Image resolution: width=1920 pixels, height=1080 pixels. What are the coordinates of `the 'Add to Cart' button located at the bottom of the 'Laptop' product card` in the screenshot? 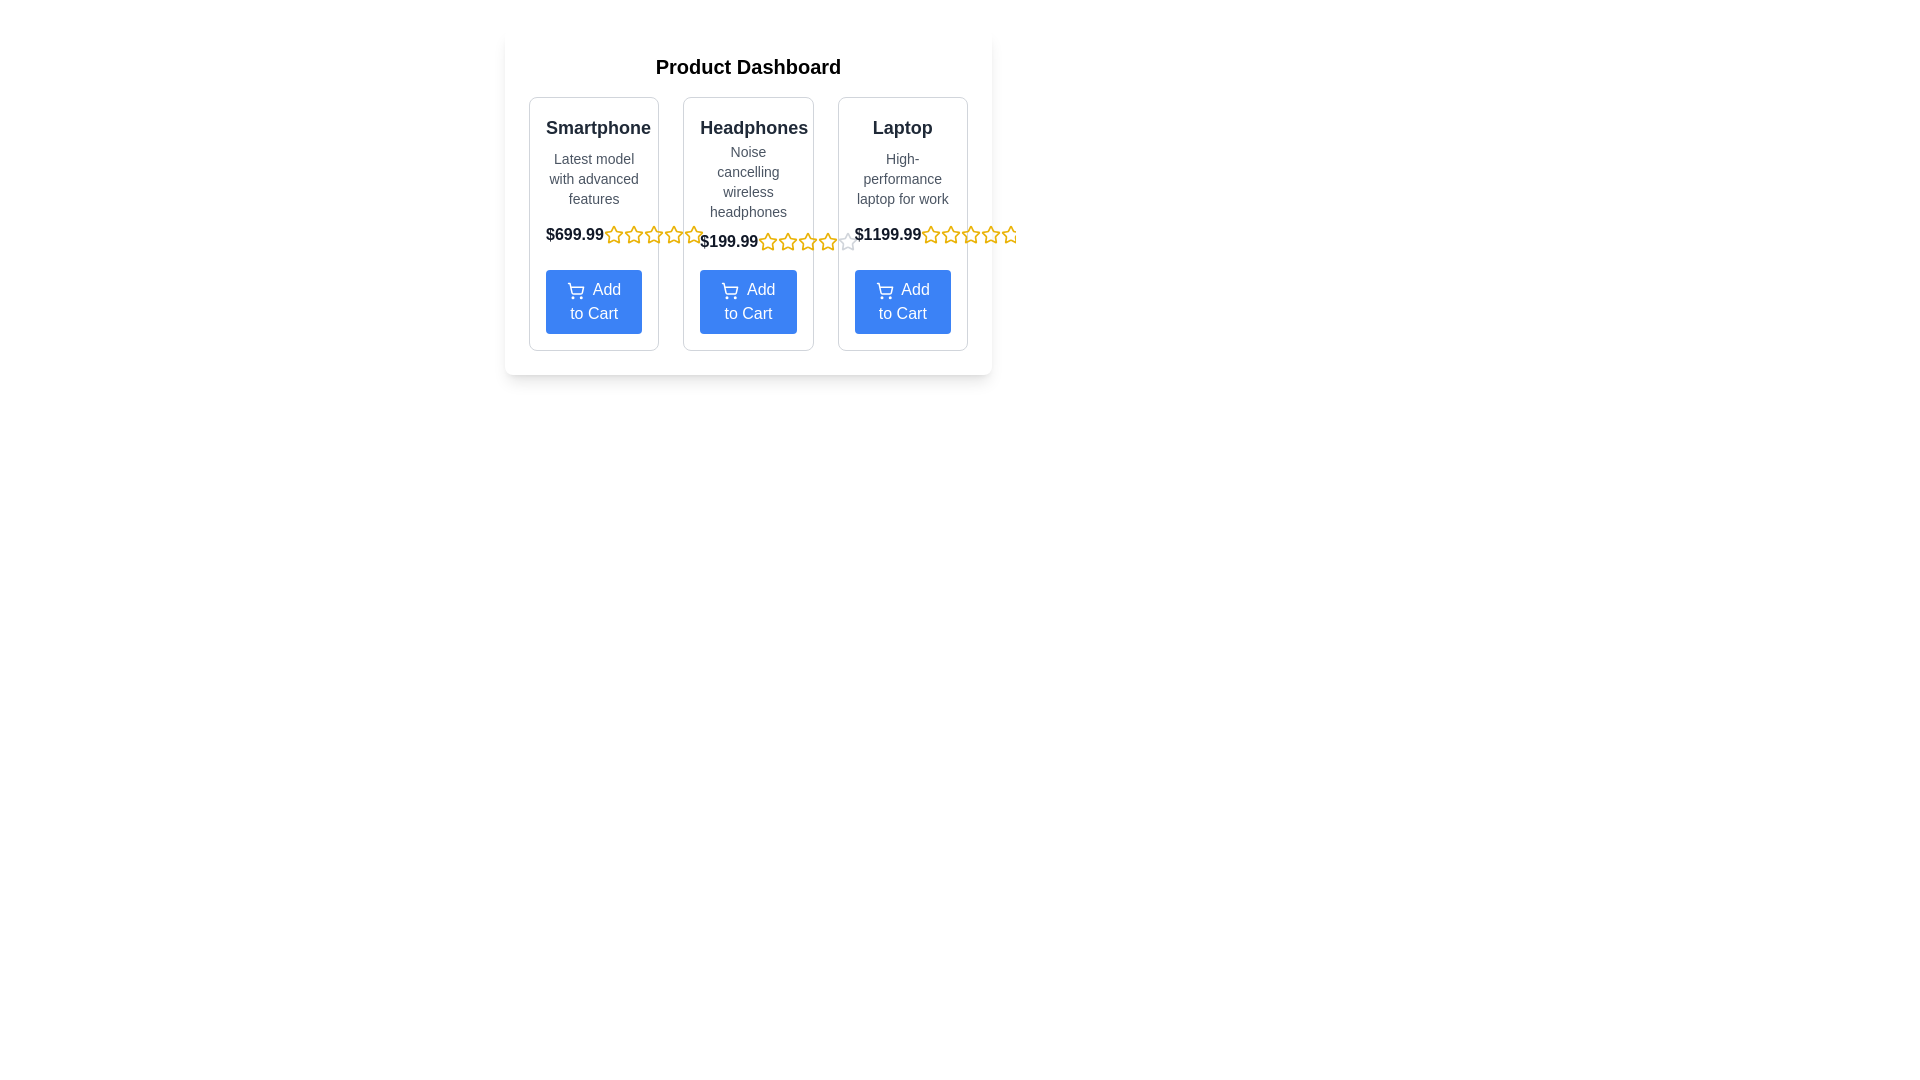 It's located at (901, 301).